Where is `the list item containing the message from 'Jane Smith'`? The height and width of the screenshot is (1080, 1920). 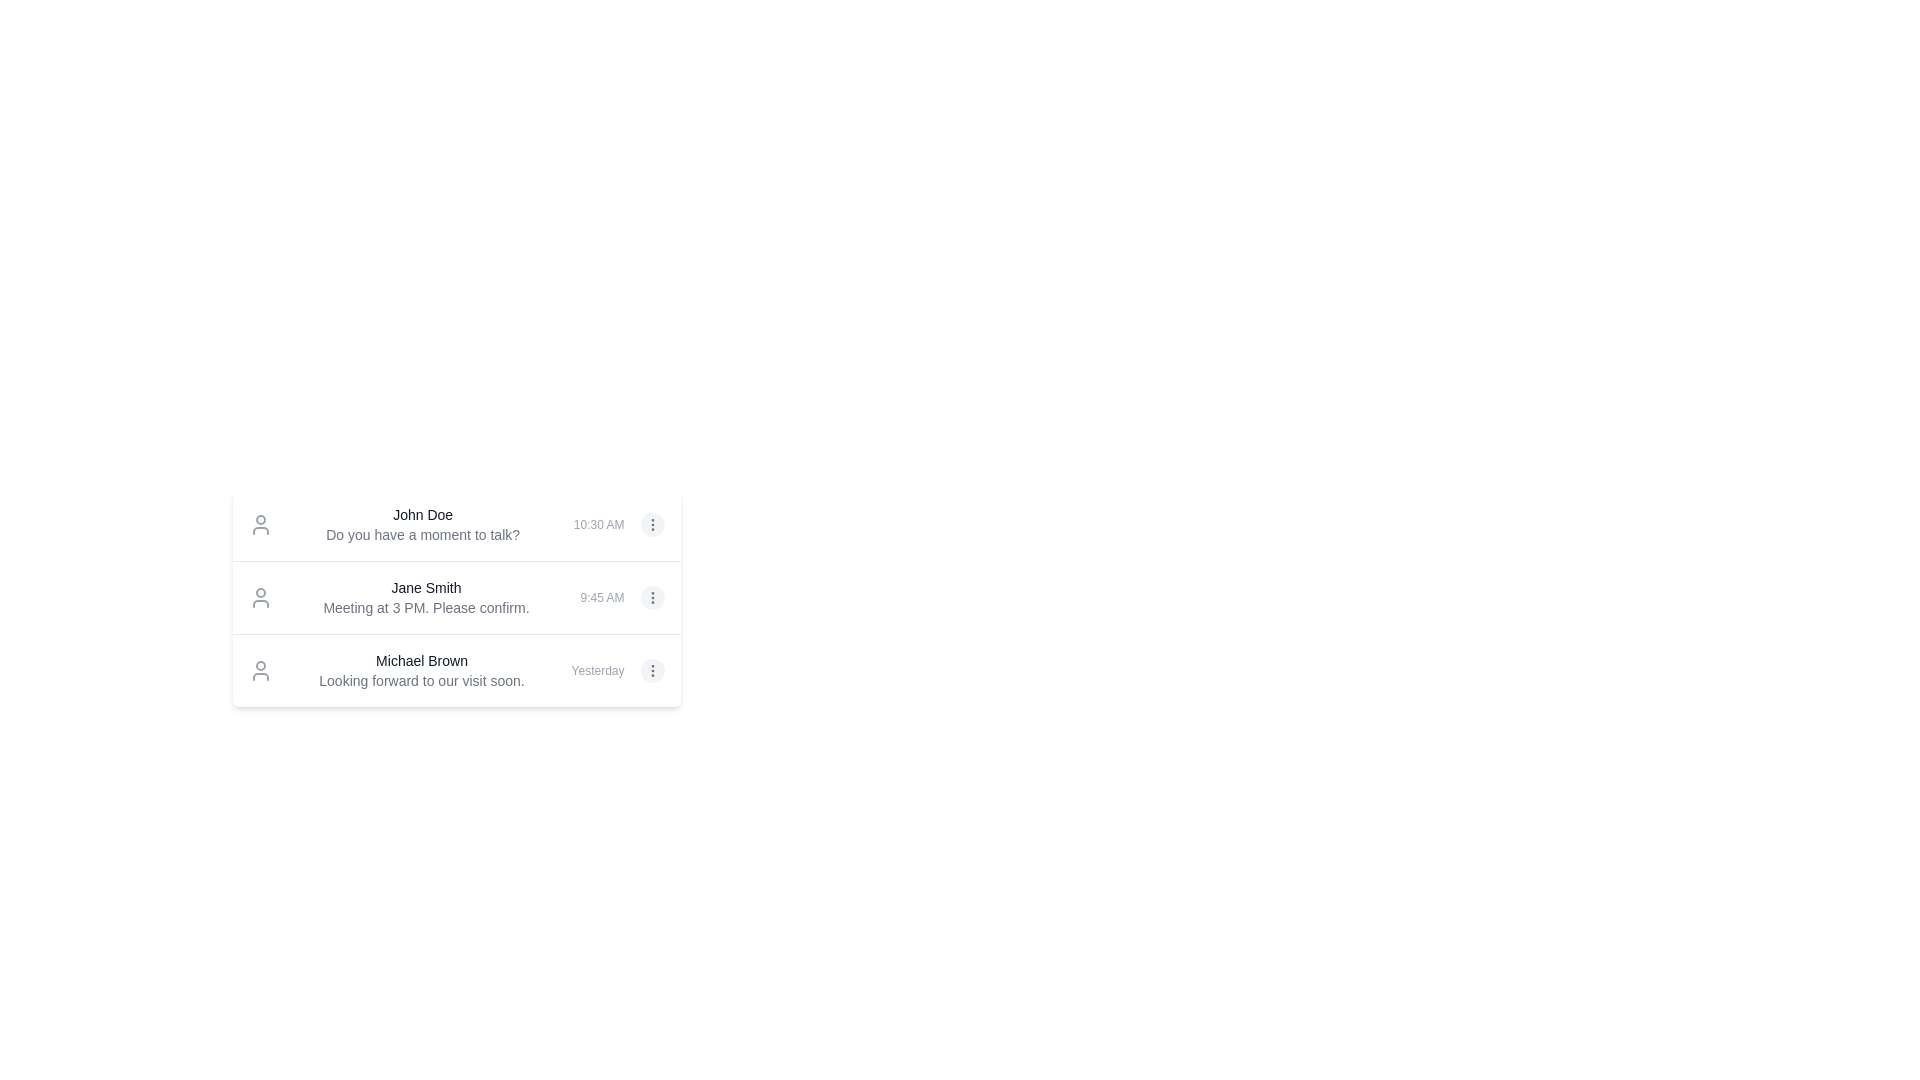
the list item containing the message from 'Jane Smith' is located at coordinates (455, 596).